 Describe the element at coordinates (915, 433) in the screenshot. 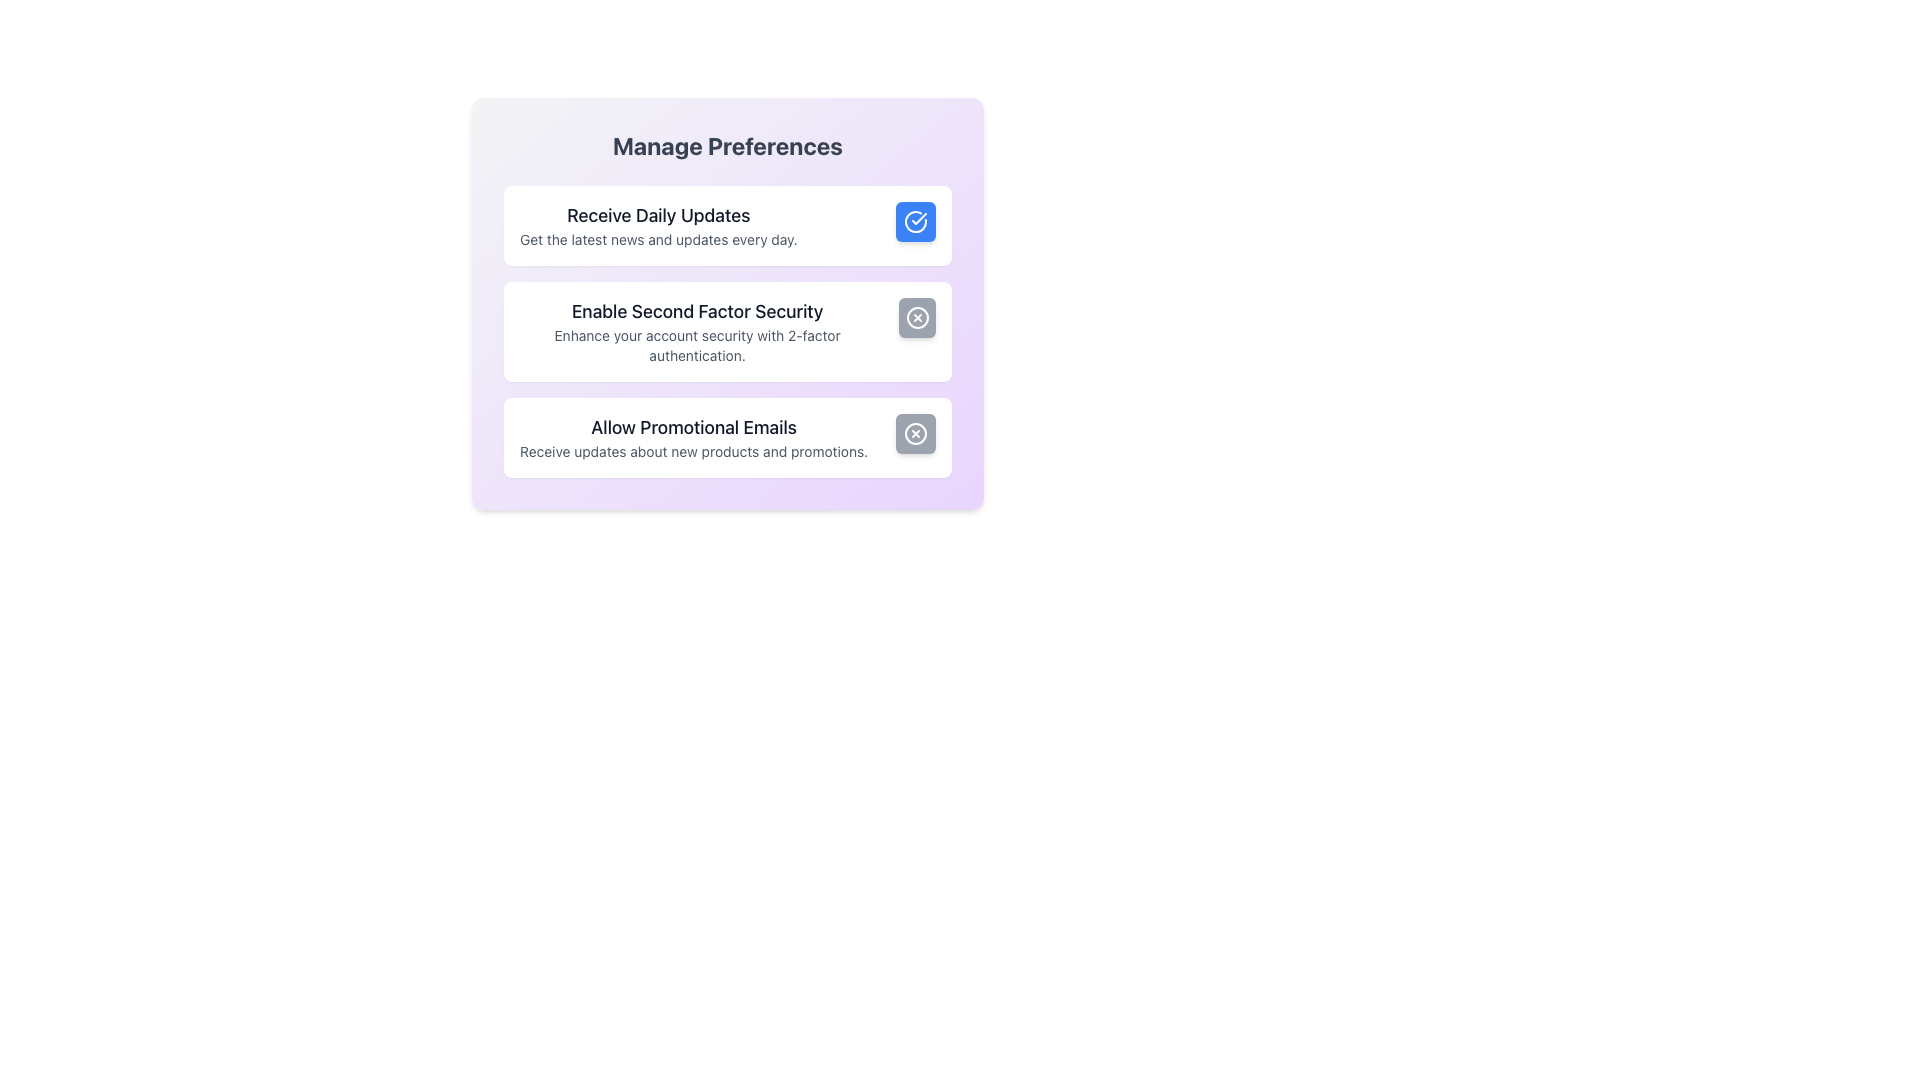

I see `the Decorative SVG icon associated with the 'Allow Promotional Emails' setting, located on the right-hand side of the third entry in the list` at that location.